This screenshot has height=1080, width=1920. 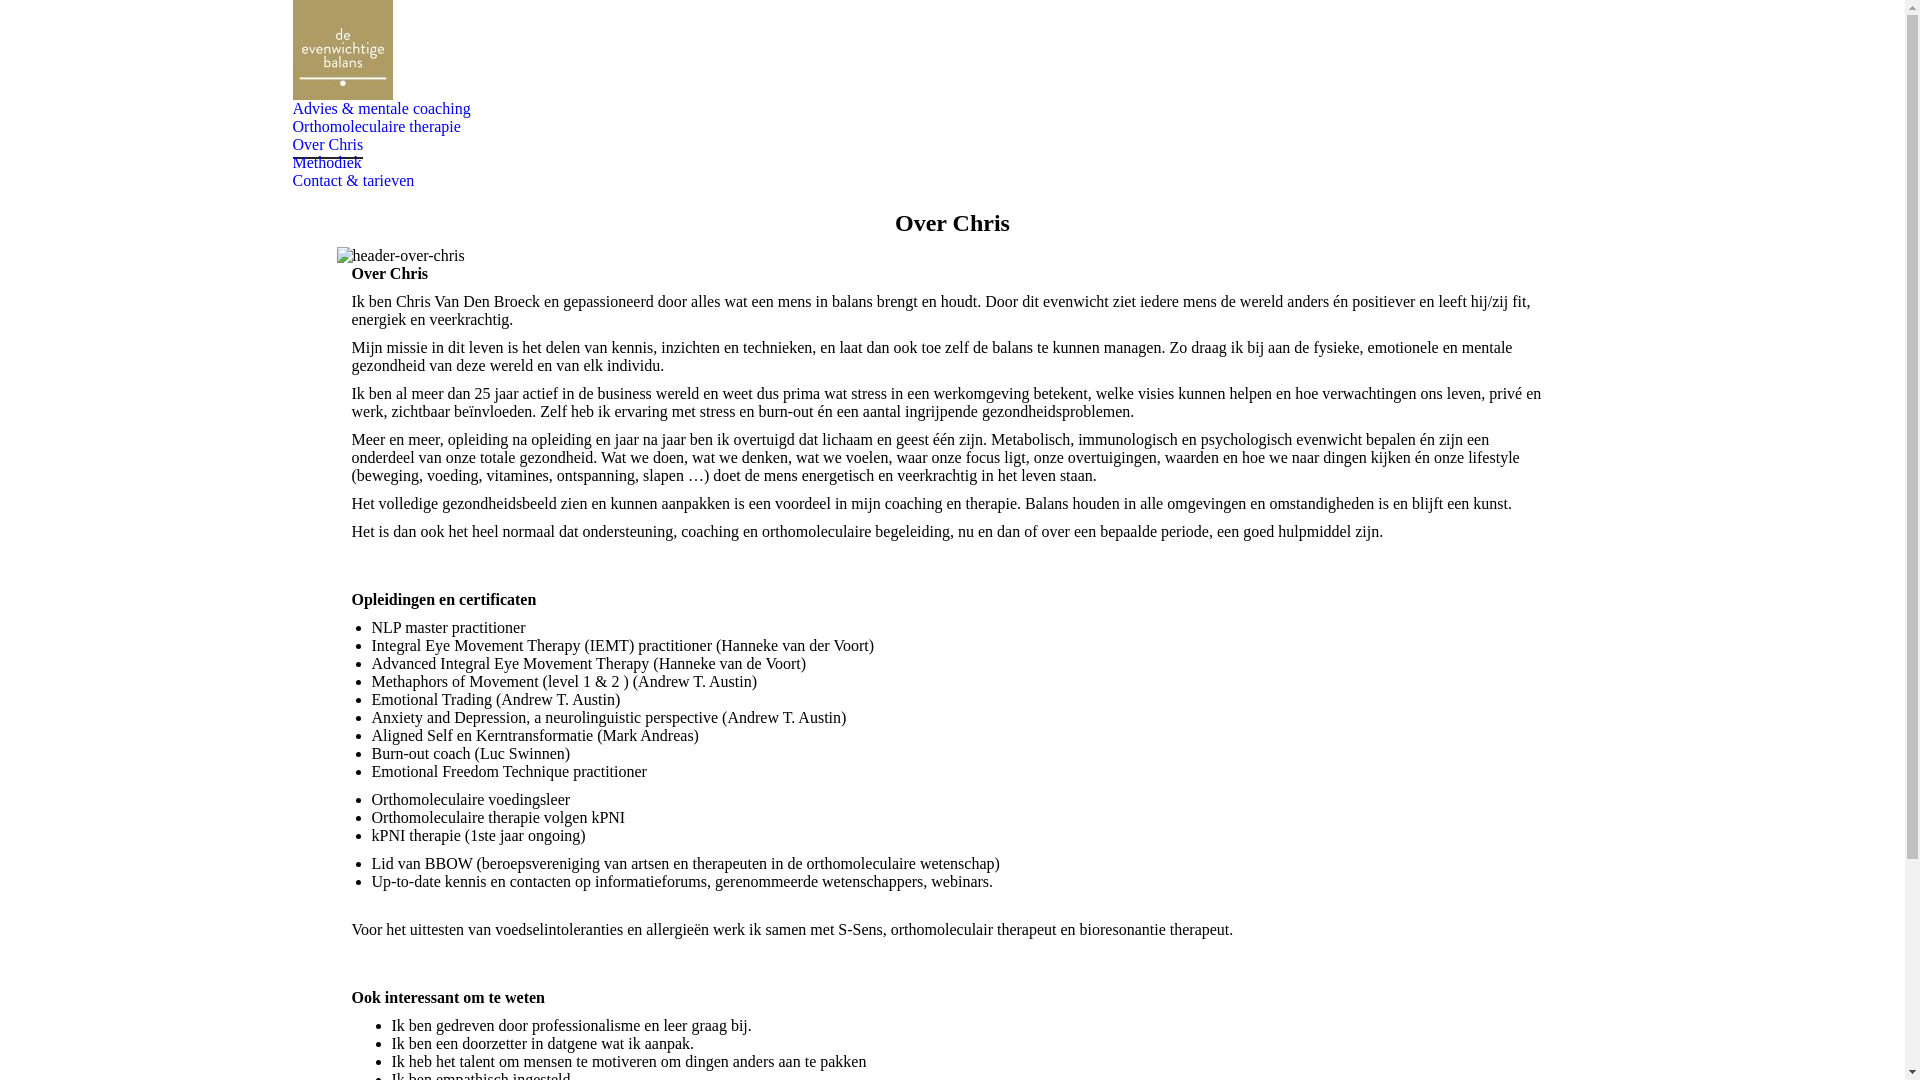 I want to click on 'Methodiek', so click(x=326, y=161).